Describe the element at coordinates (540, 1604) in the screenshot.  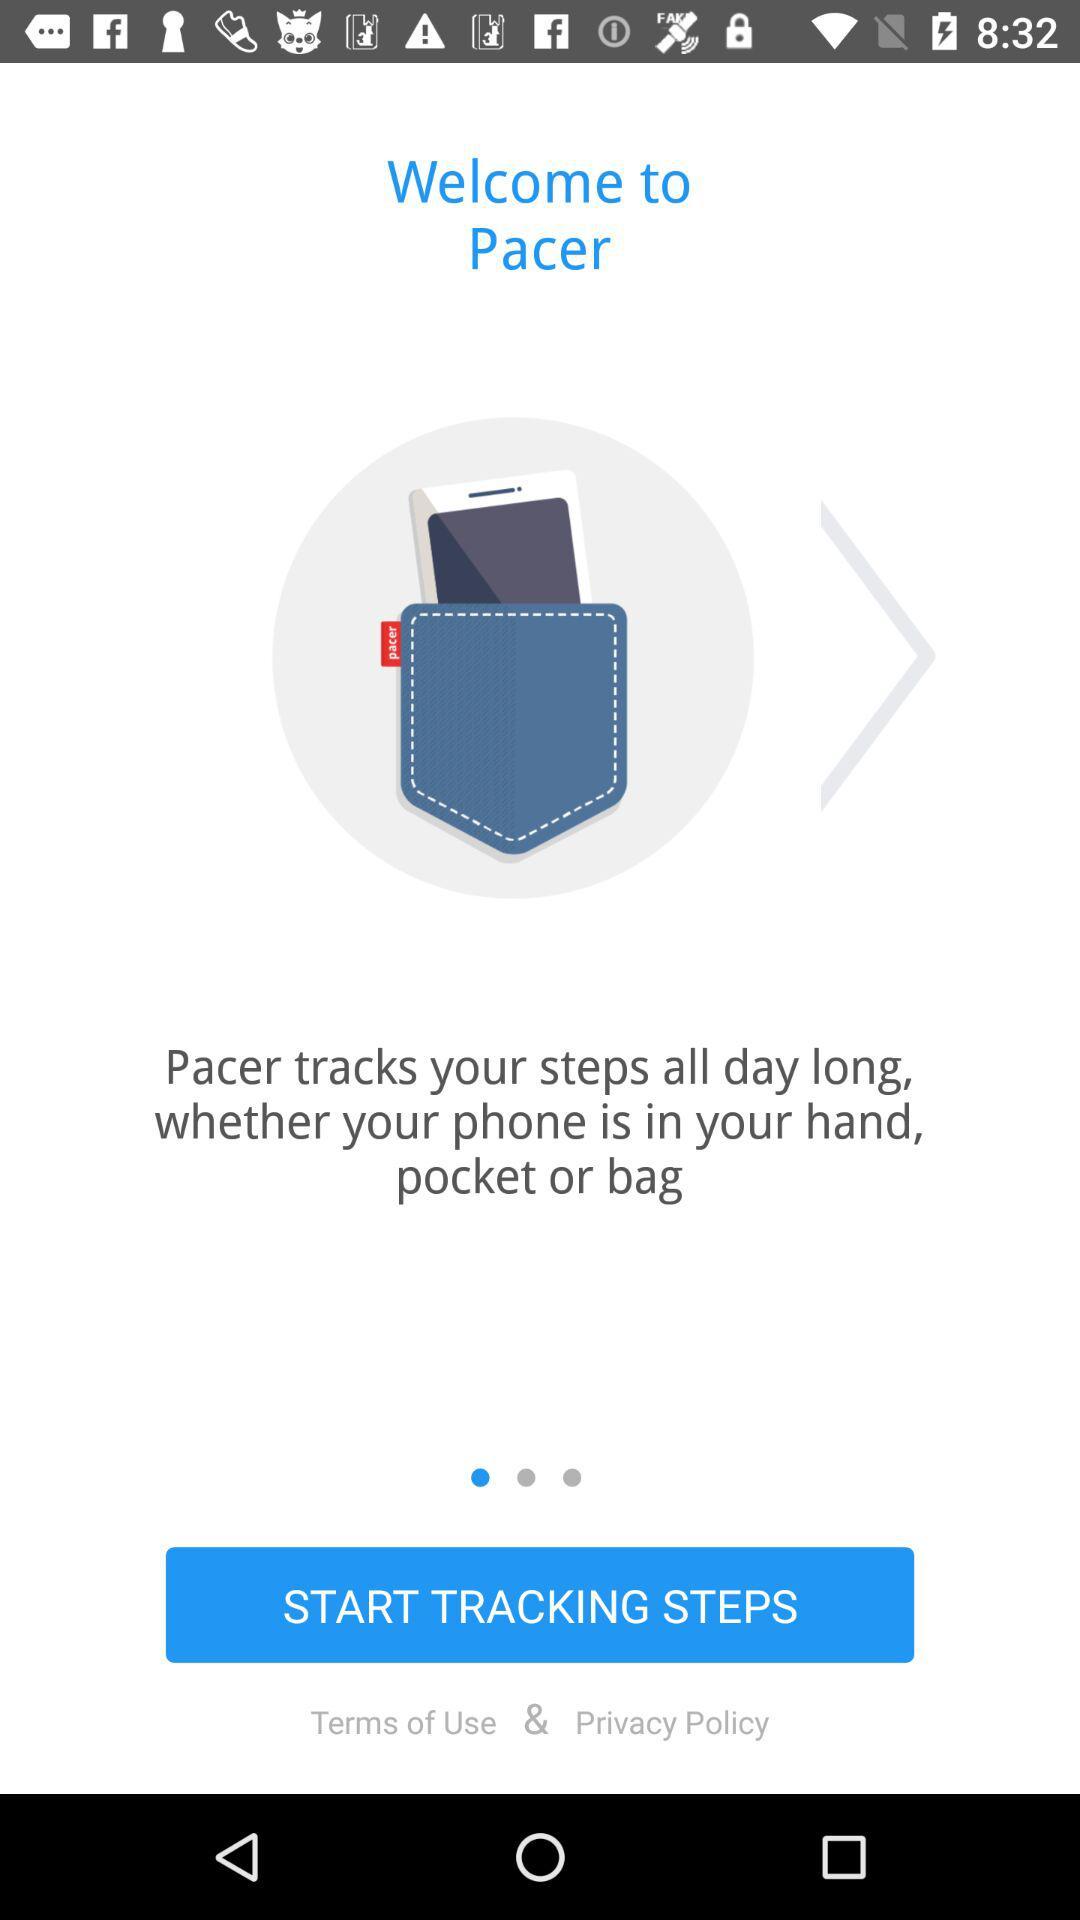
I see `icon above & item` at that location.